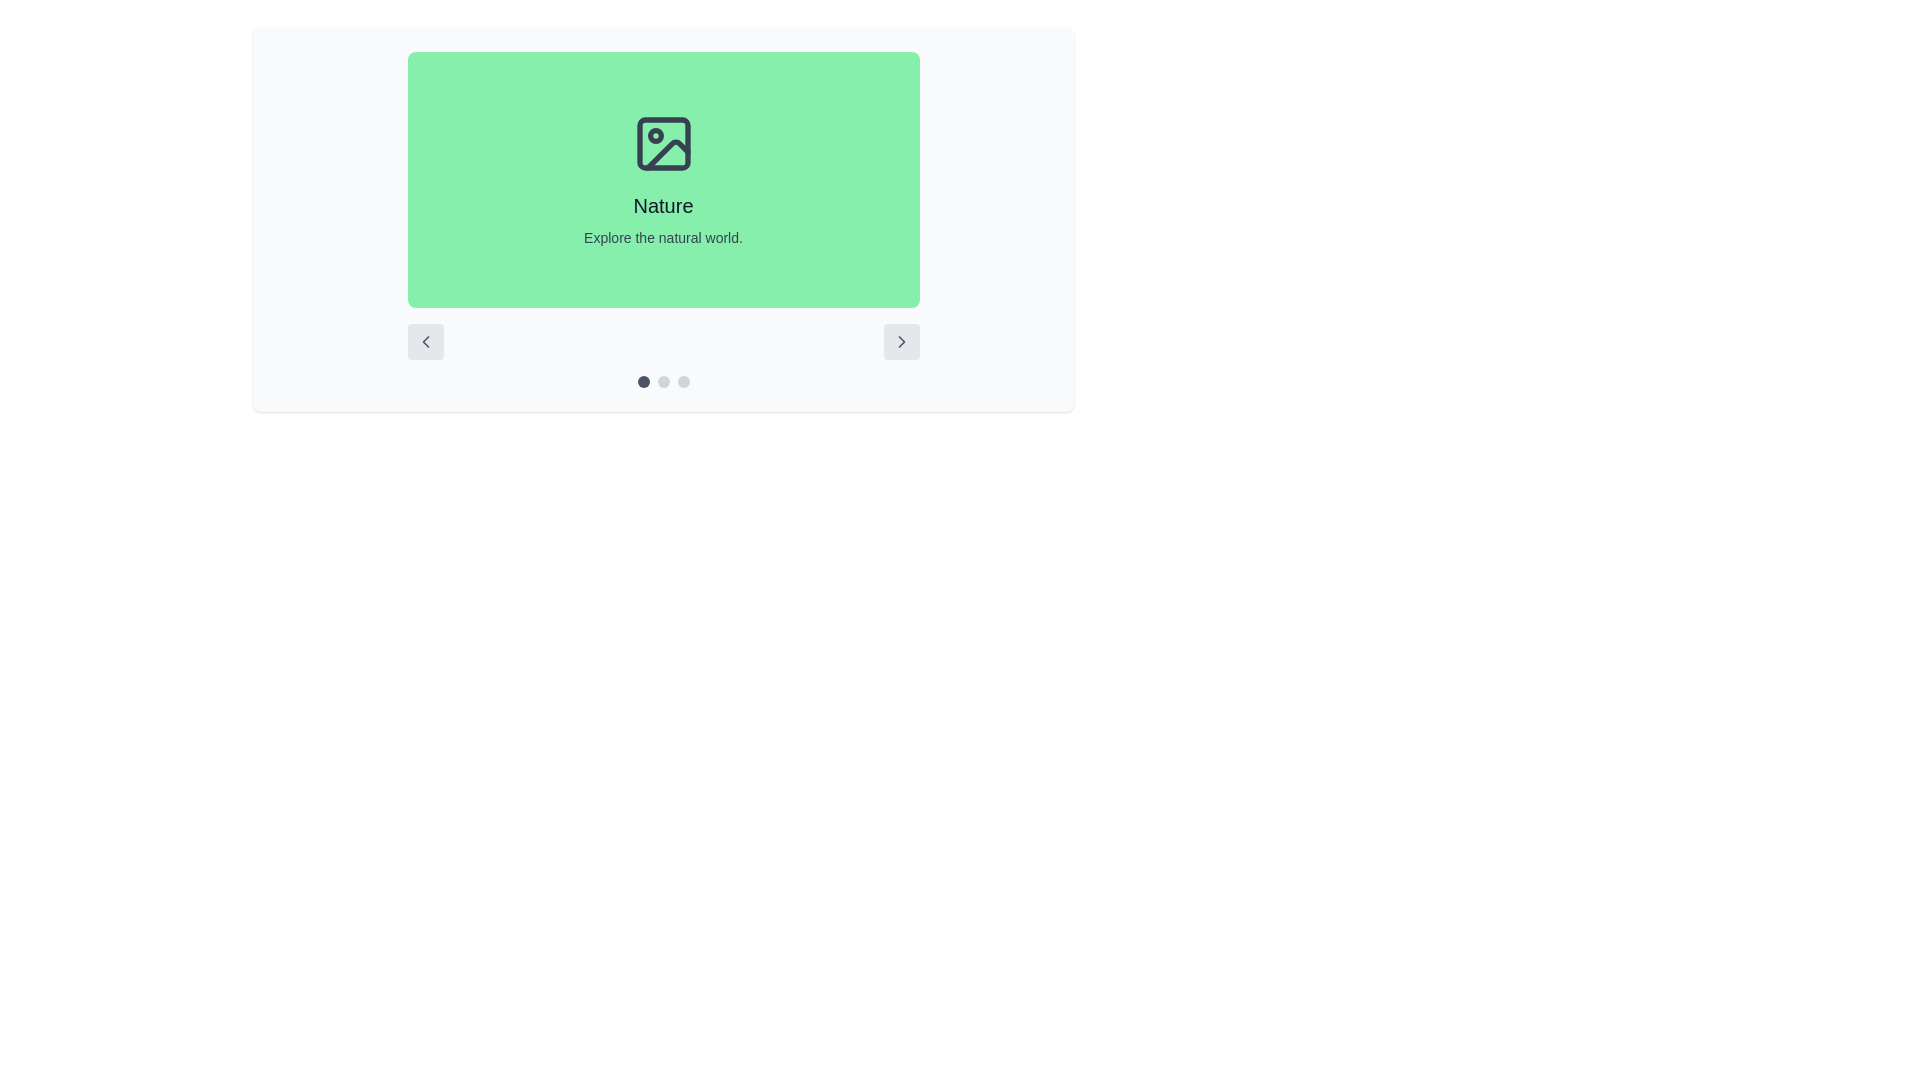 This screenshot has height=1080, width=1920. I want to click on the second pagination dot, which is light gray, so click(663, 381).